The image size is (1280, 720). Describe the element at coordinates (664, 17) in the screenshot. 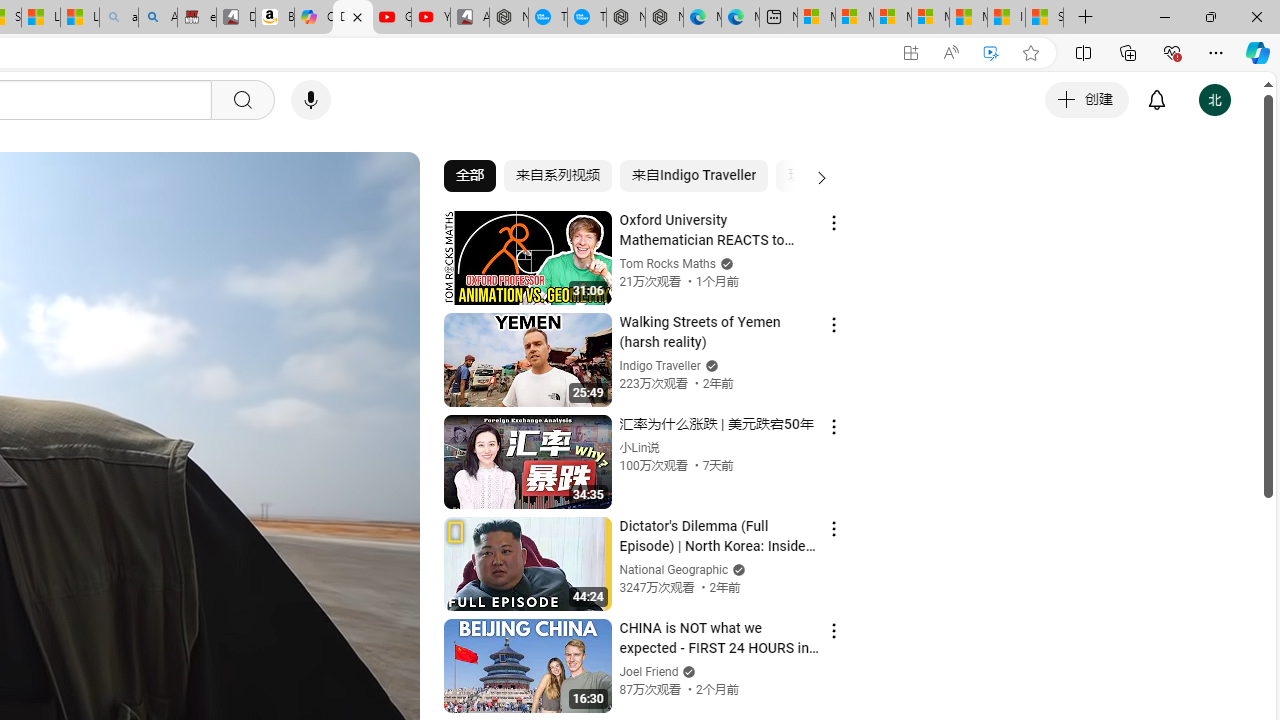

I see `'Nordace - Nordace has arrived Hong Kong'` at that location.